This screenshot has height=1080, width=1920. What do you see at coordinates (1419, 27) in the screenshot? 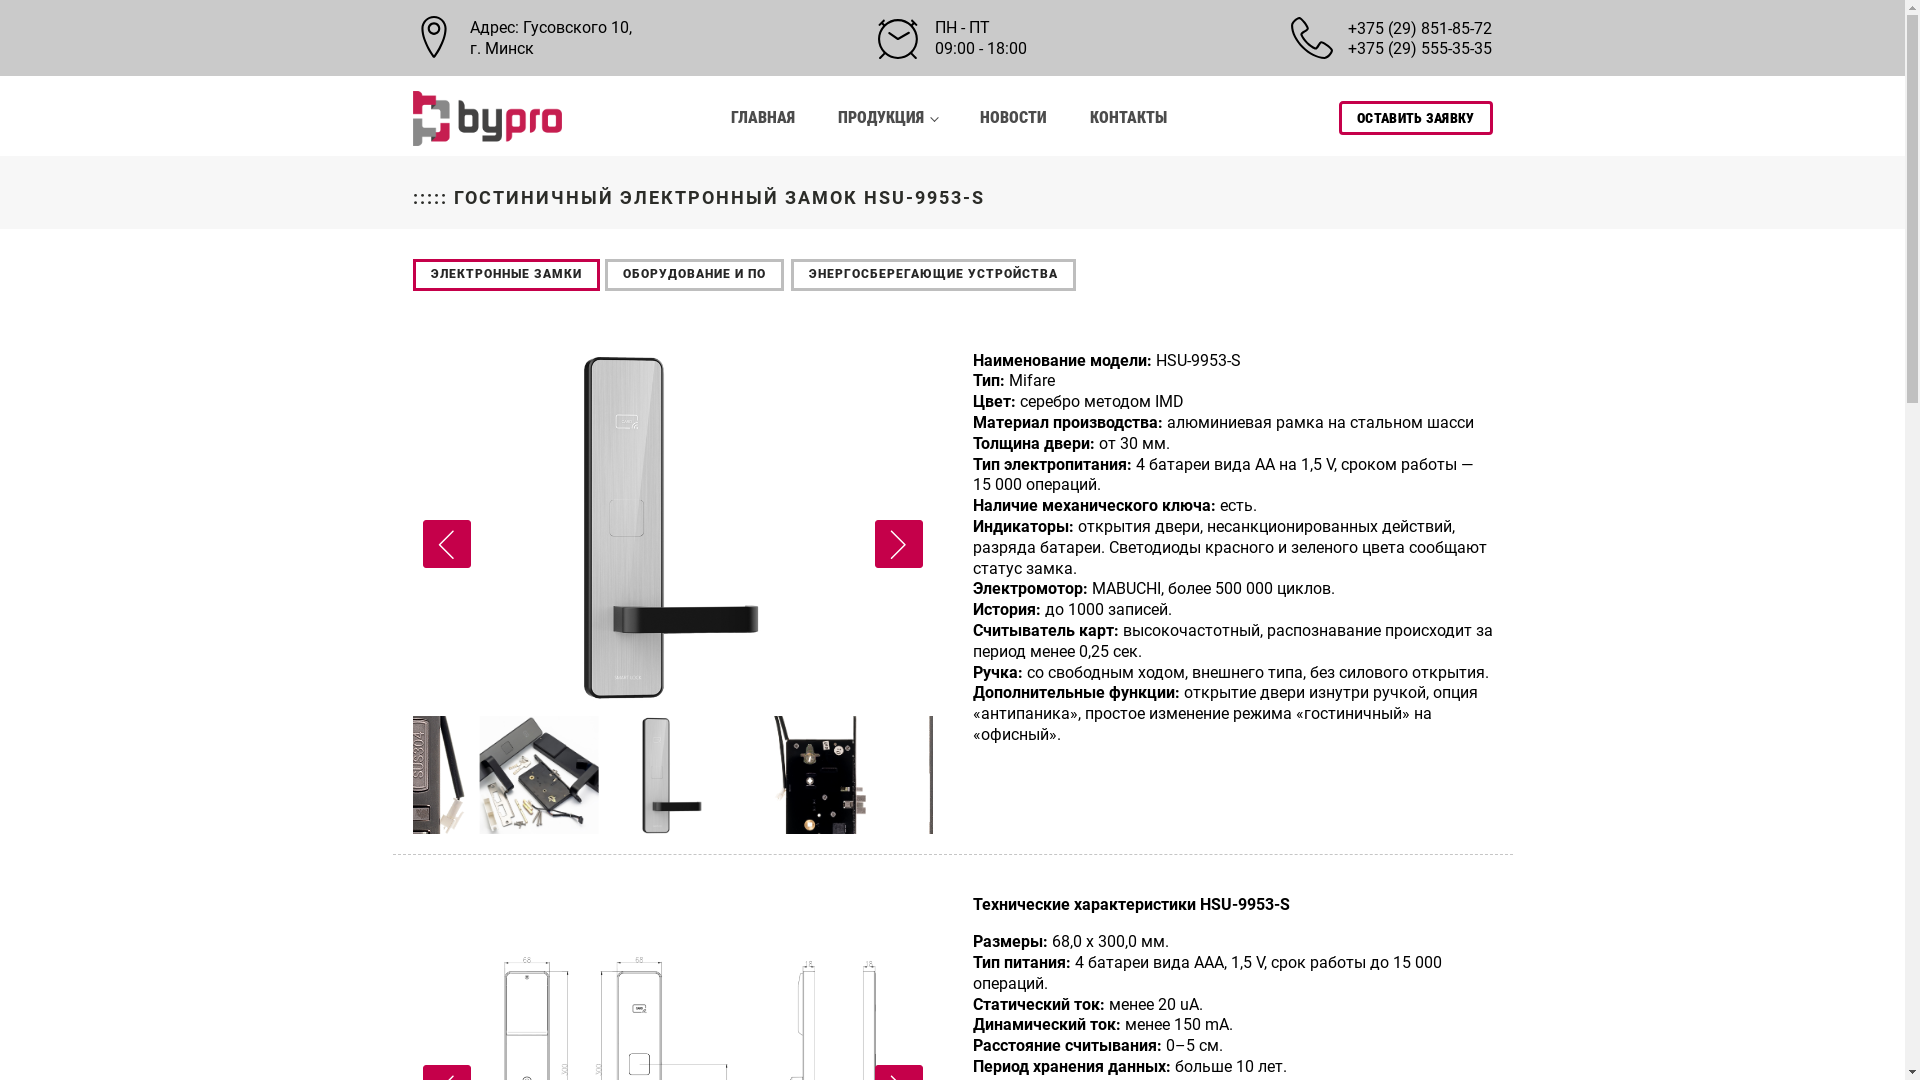
I see `'+375 (29) 851-85-72'` at bounding box center [1419, 27].